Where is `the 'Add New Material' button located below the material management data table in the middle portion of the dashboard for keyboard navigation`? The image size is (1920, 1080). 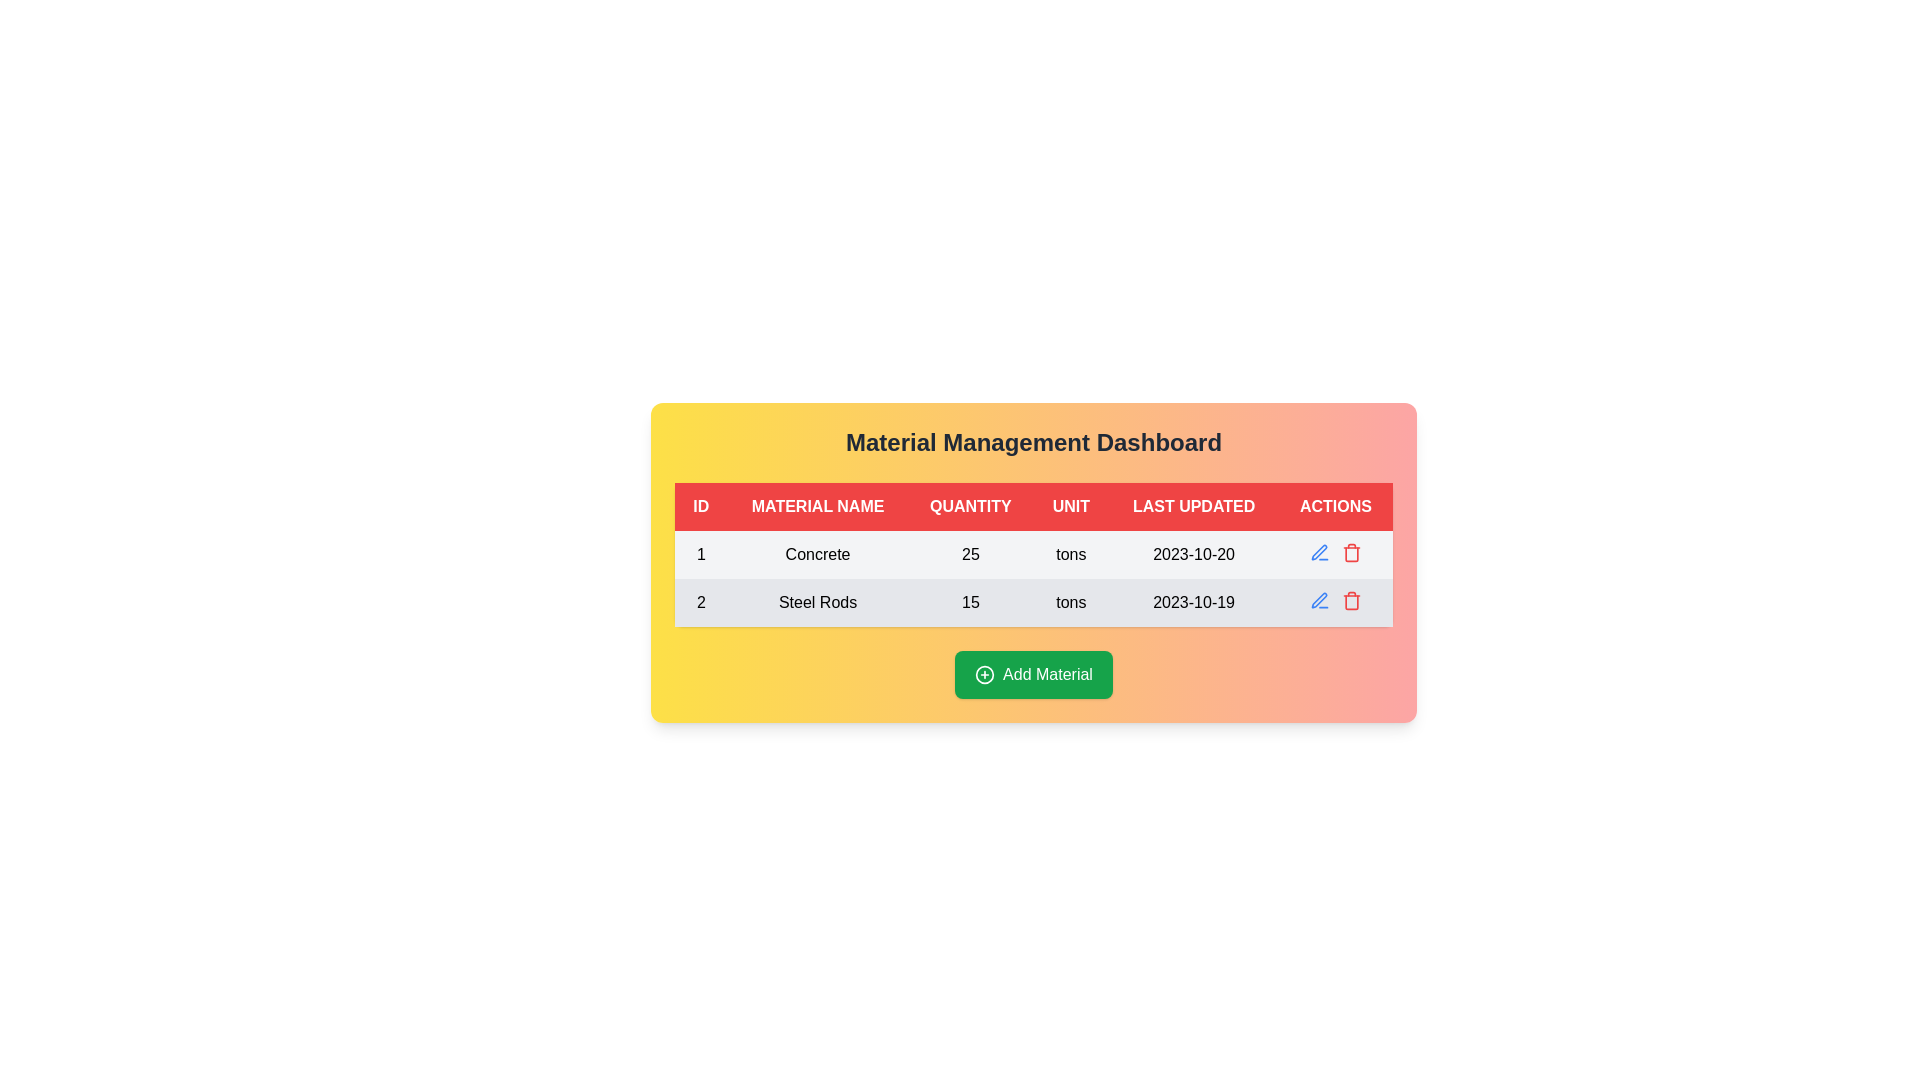
the 'Add New Material' button located below the material management data table in the middle portion of the dashboard for keyboard navigation is located at coordinates (1033, 675).